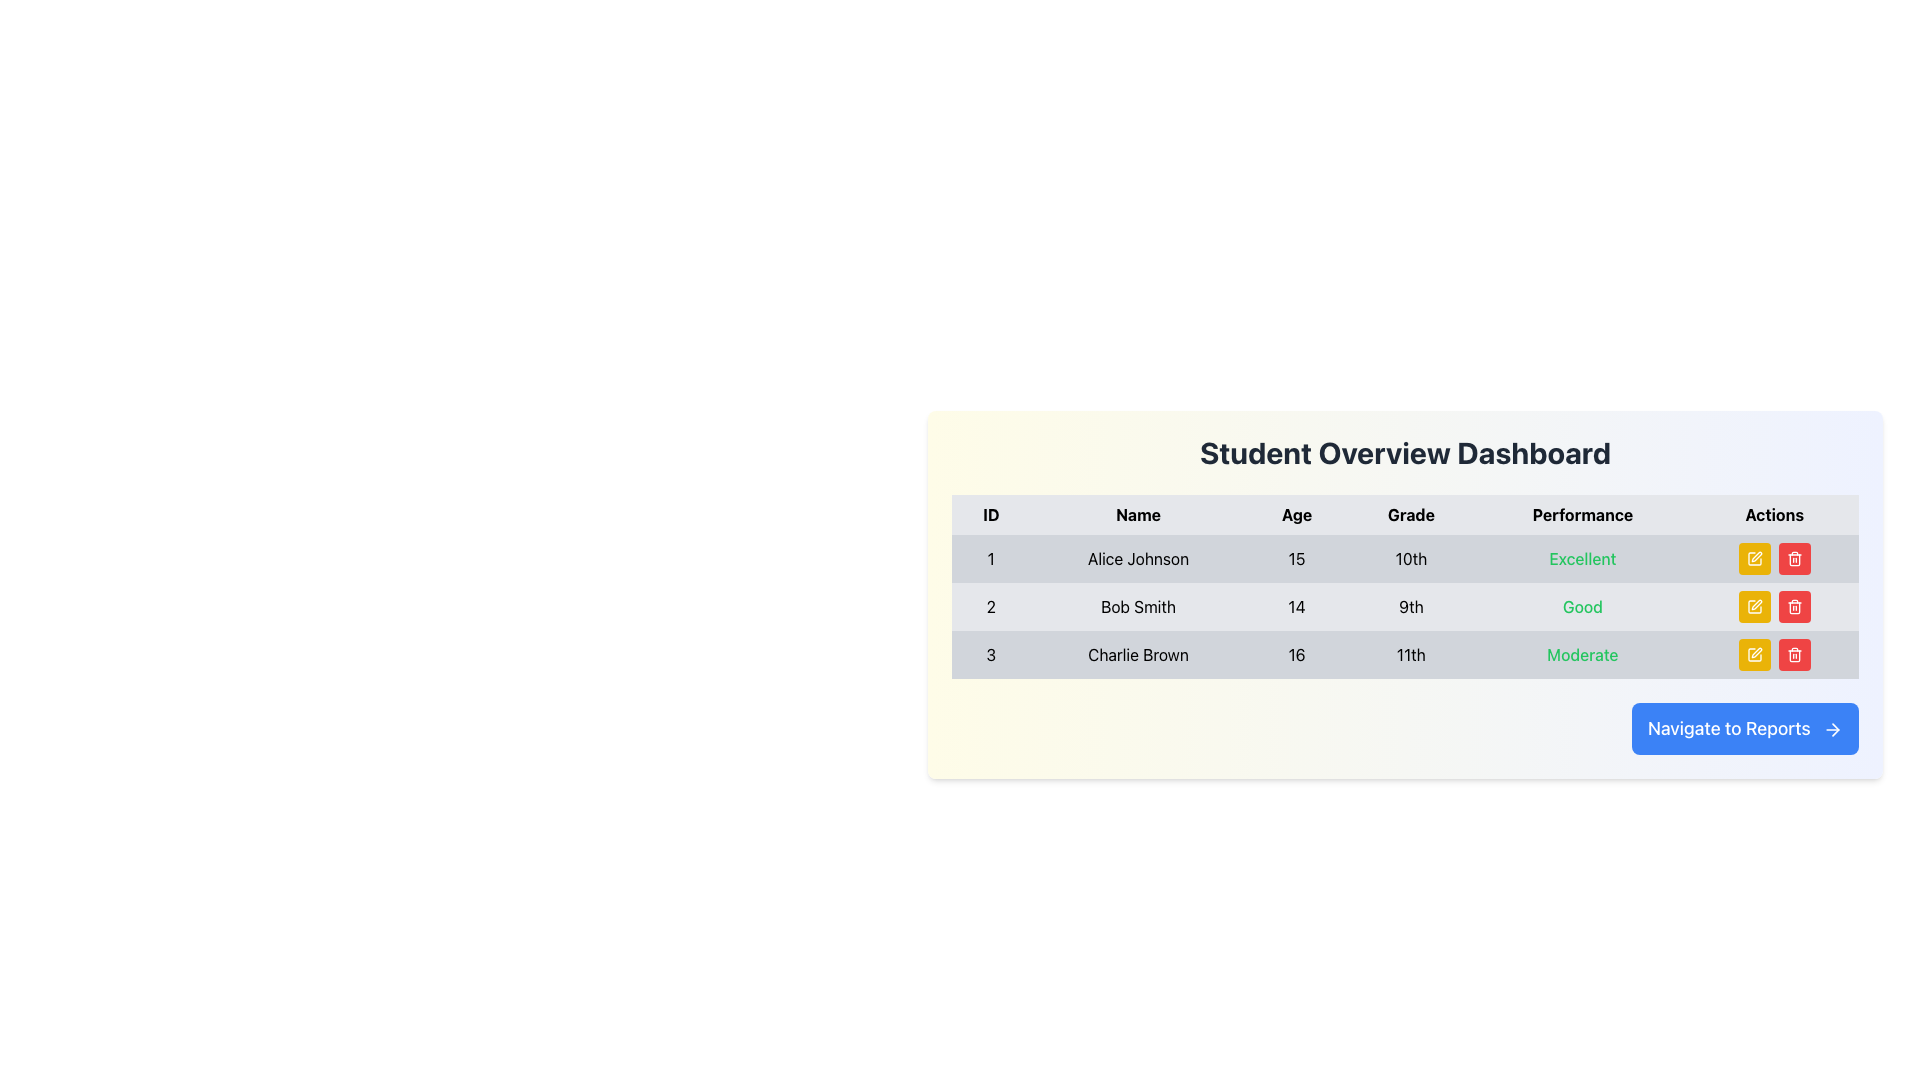  What do you see at coordinates (1138, 605) in the screenshot?
I see `text 'Bob Smith' displayed in bold, centrally-aligned black text within the second column of the second row under the 'Name' header in the Student Overview Dashboard table` at bounding box center [1138, 605].